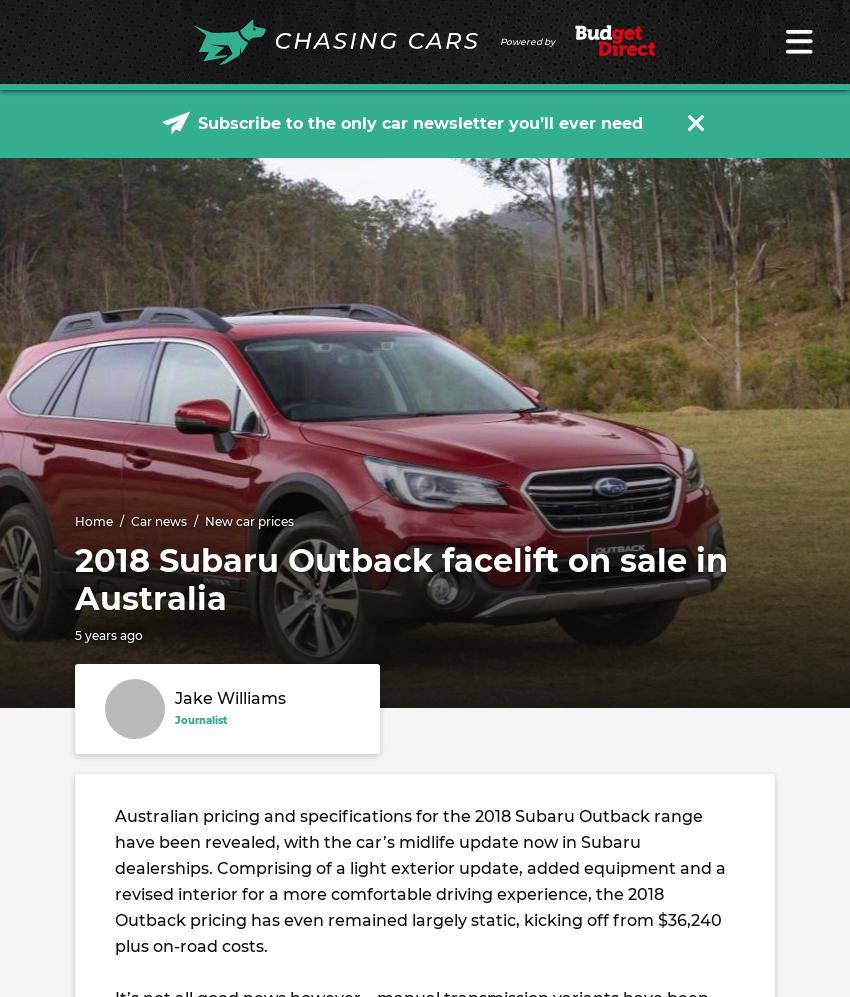 Image resolution: width=850 pixels, height=997 pixels. What do you see at coordinates (174, 719) in the screenshot?
I see `'Journalist'` at bounding box center [174, 719].